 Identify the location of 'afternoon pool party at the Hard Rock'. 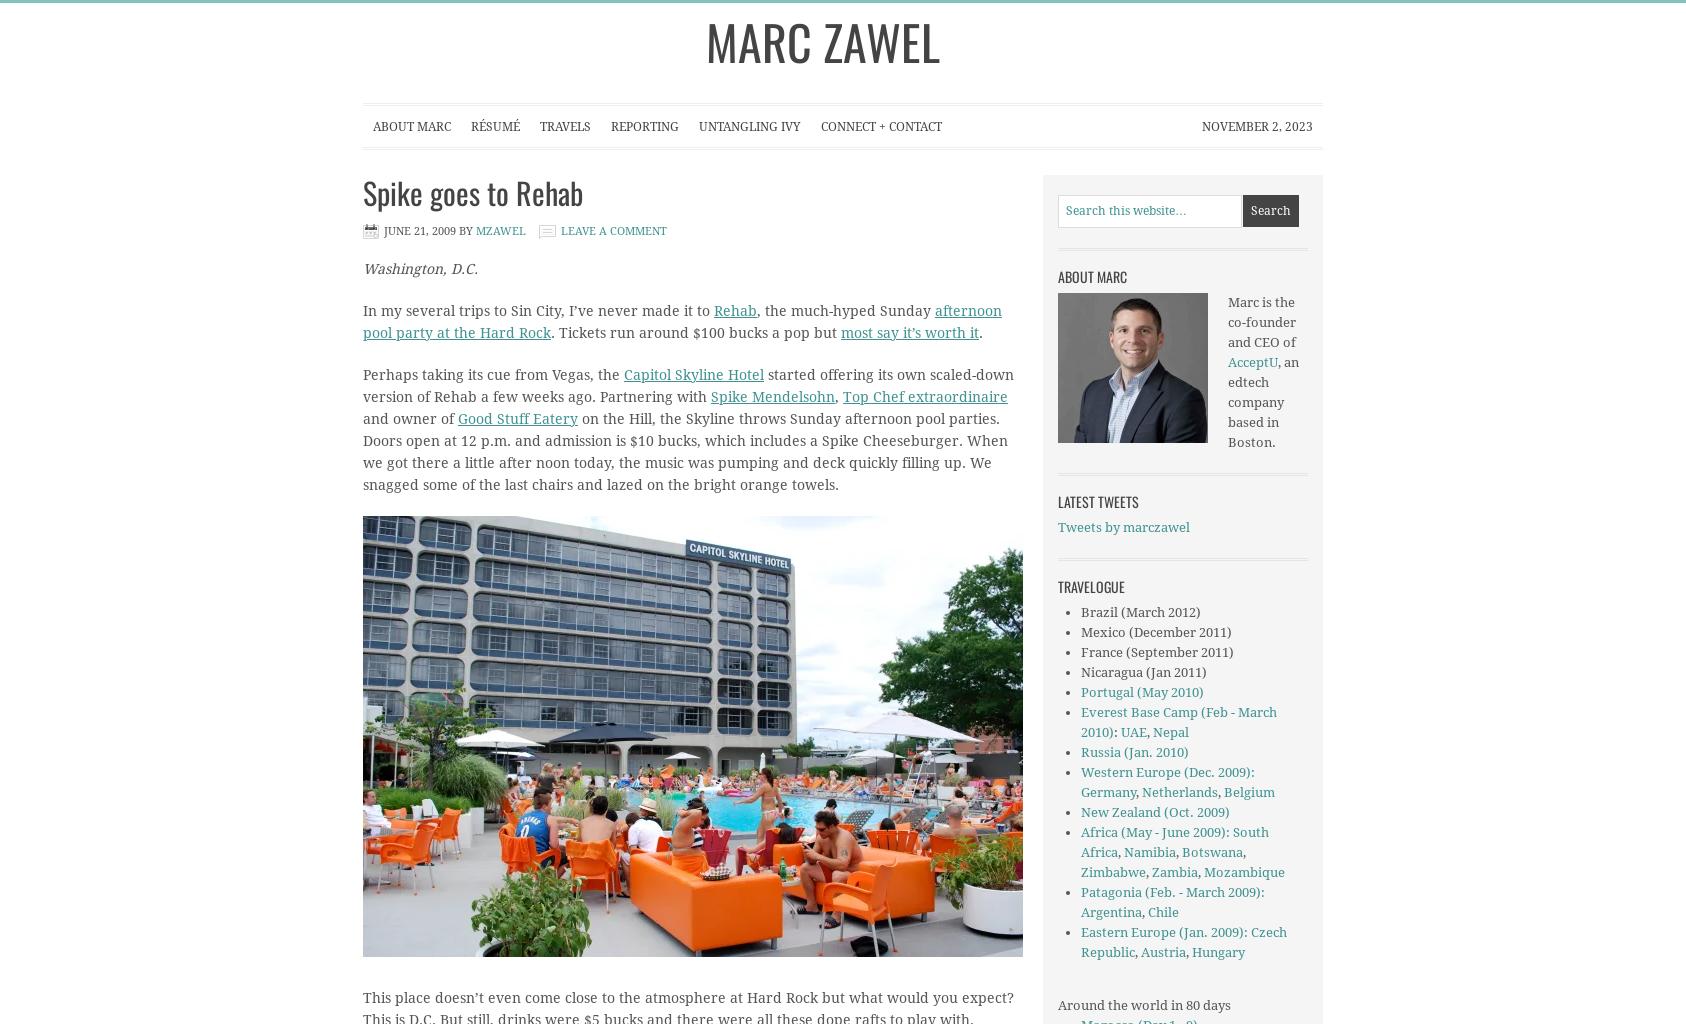
(681, 321).